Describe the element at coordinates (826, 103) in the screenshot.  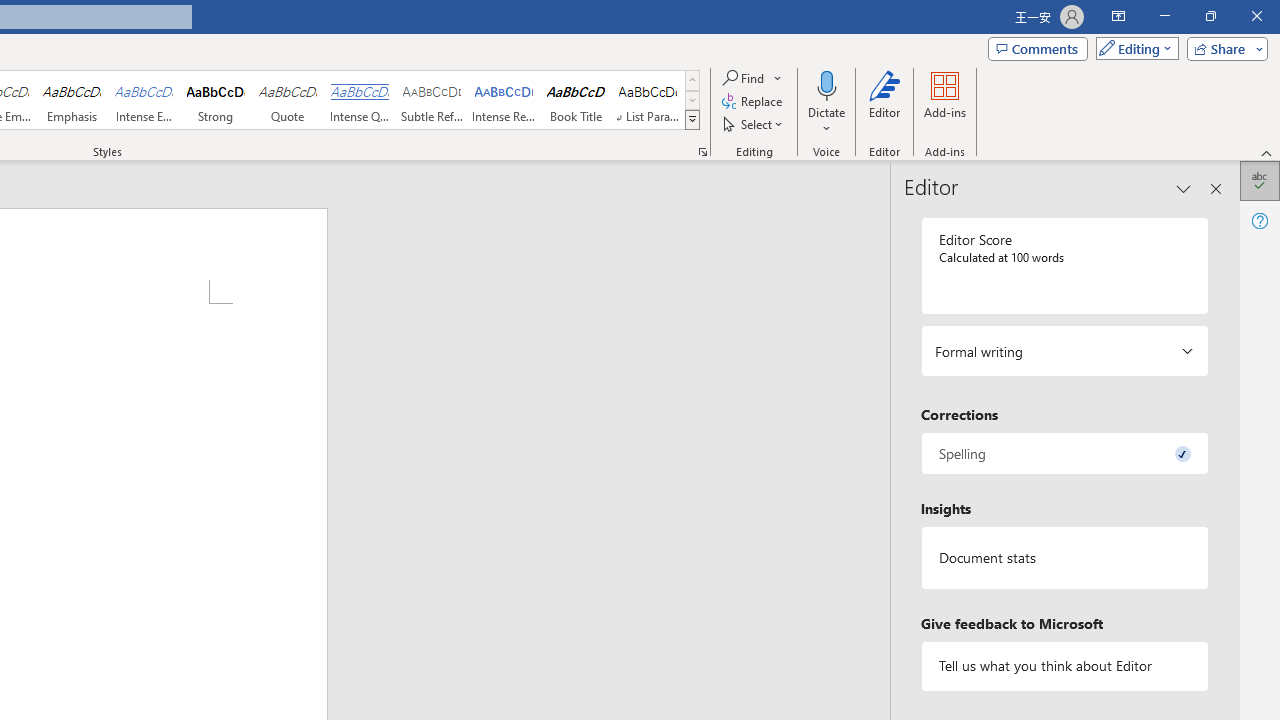
I see `'Dictate'` at that location.